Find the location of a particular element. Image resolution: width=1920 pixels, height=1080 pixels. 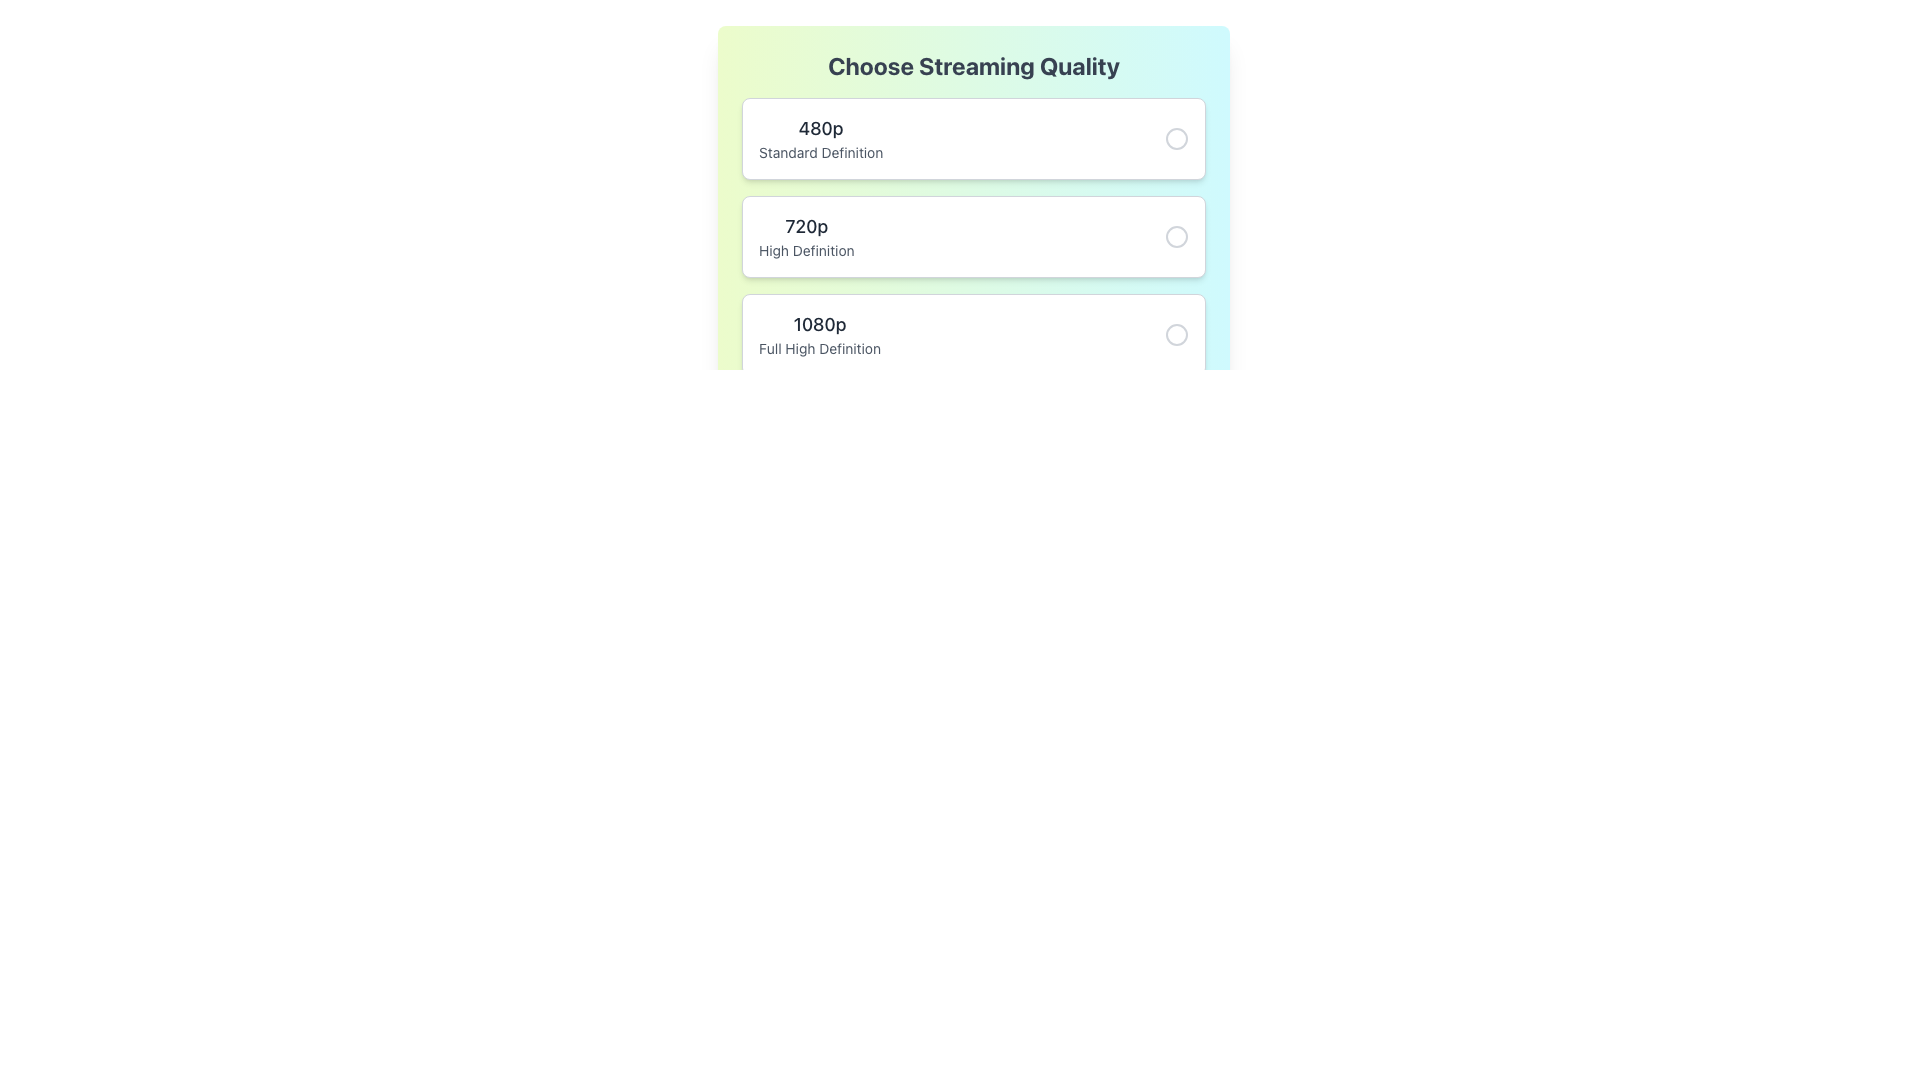

the unselected radio button indicator for the '1080p Full High Definition' option is located at coordinates (1176, 334).